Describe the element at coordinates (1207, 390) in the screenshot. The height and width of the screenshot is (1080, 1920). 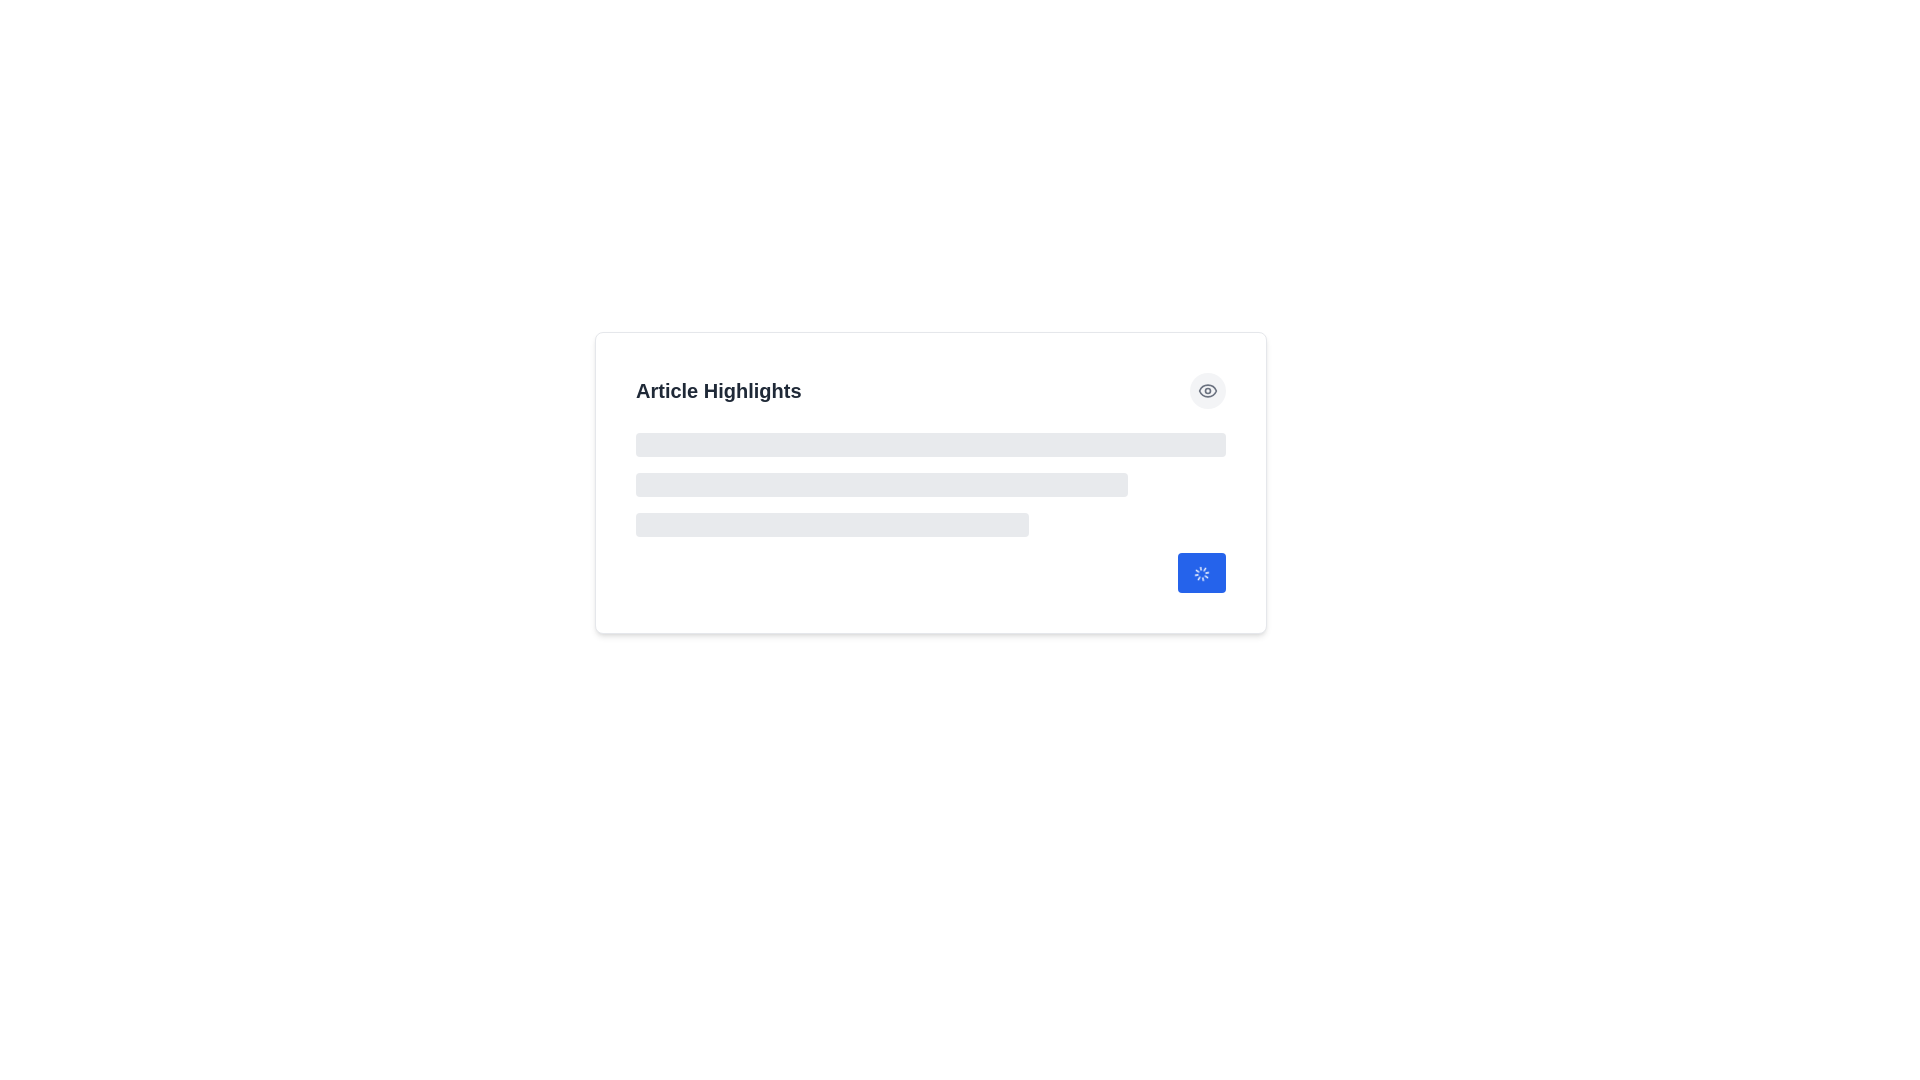
I see `the visibility icon, which resembles an eye with a rounded design located in the top-right corner of a card-like component` at that location.